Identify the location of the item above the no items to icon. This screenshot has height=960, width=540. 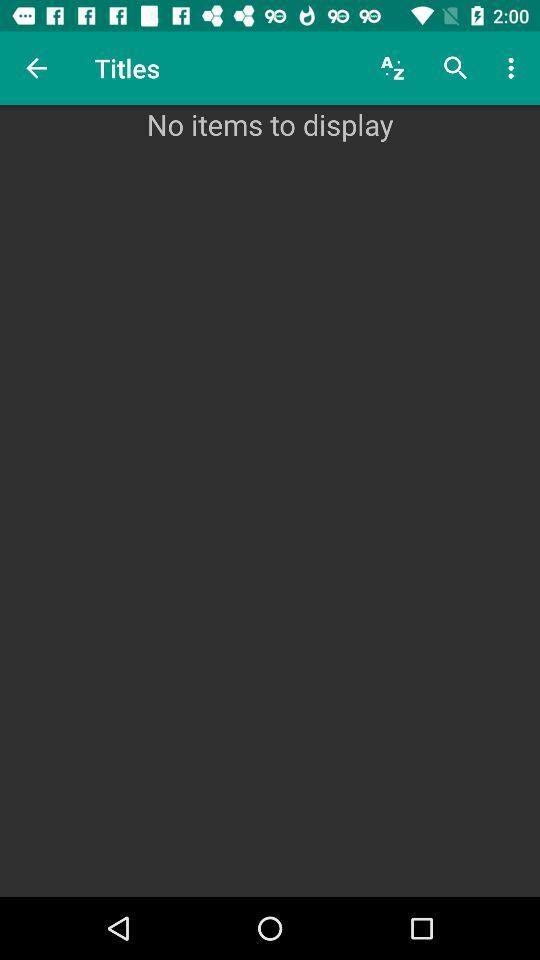
(455, 68).